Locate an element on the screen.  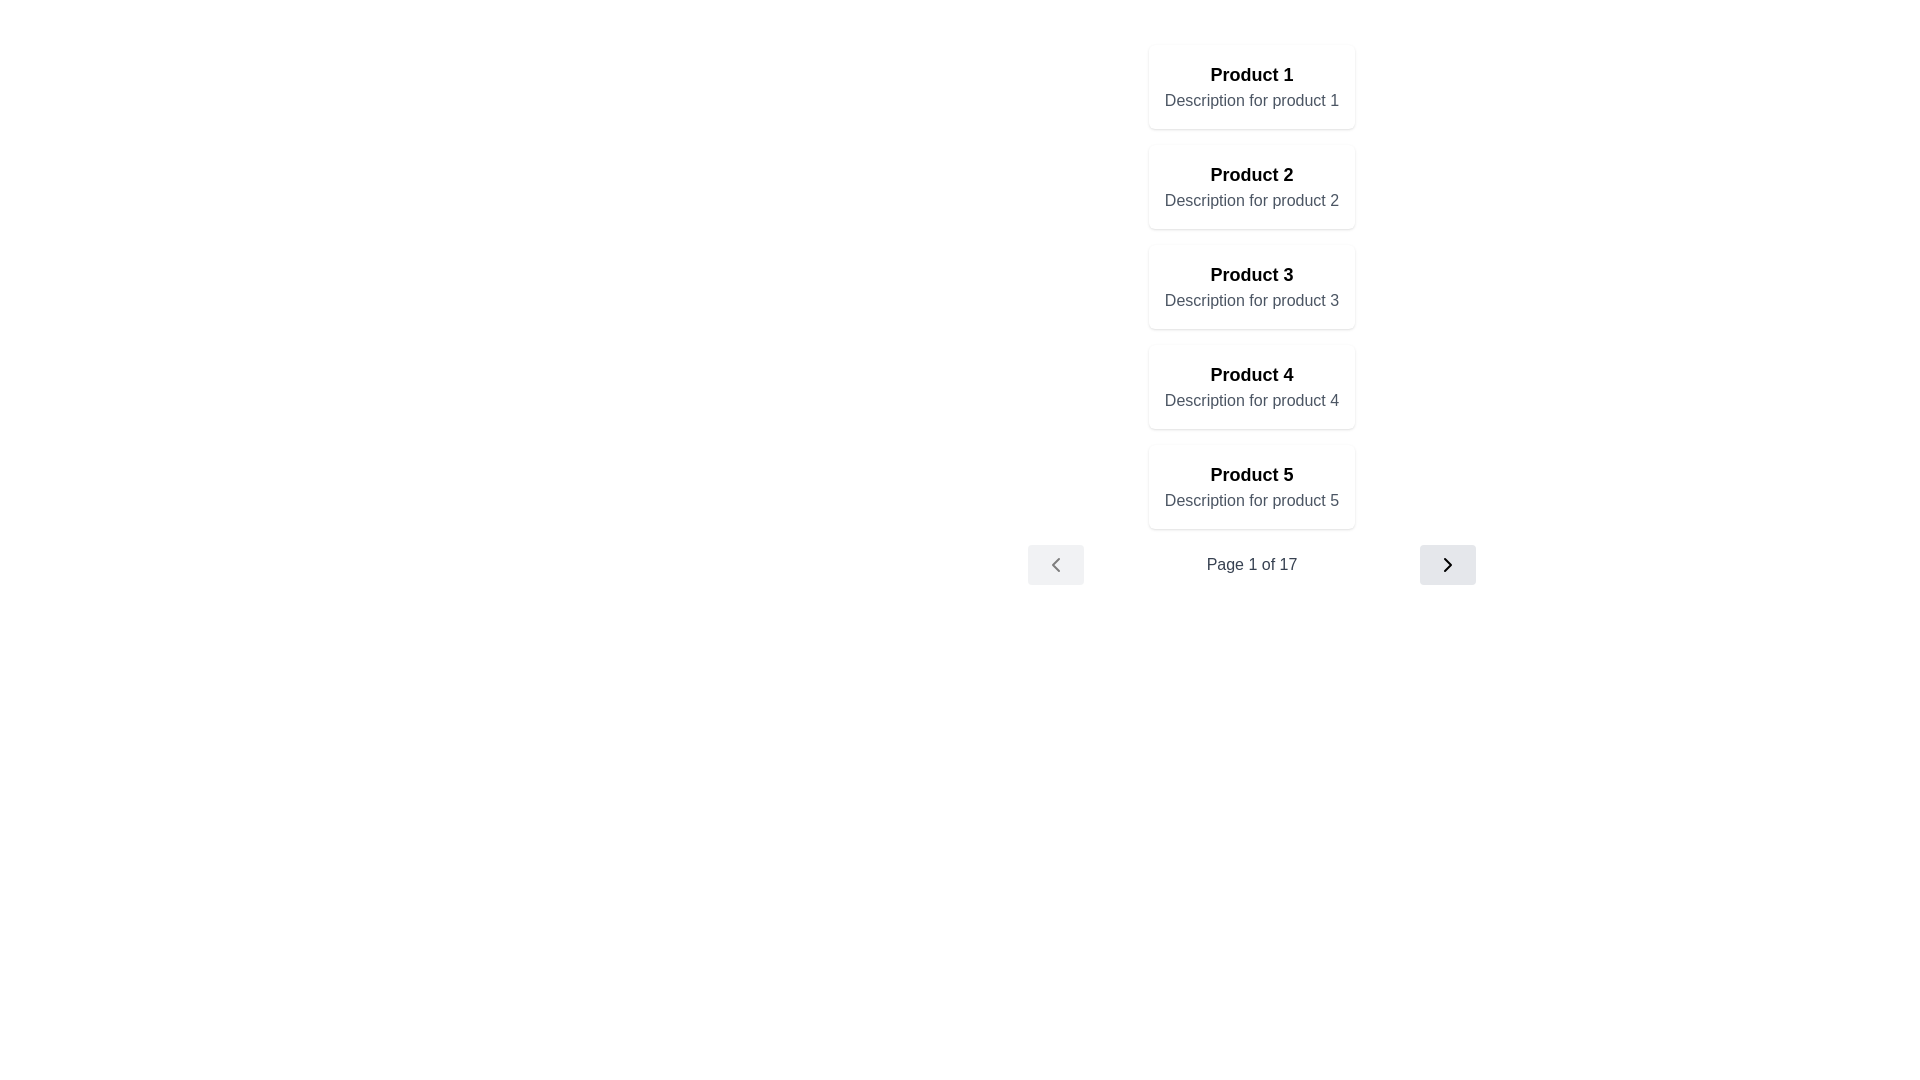
the text label displaying 'Page 1 of 17' located at the bottom of the interface, below the product list is located at coordinates (1251, 564).